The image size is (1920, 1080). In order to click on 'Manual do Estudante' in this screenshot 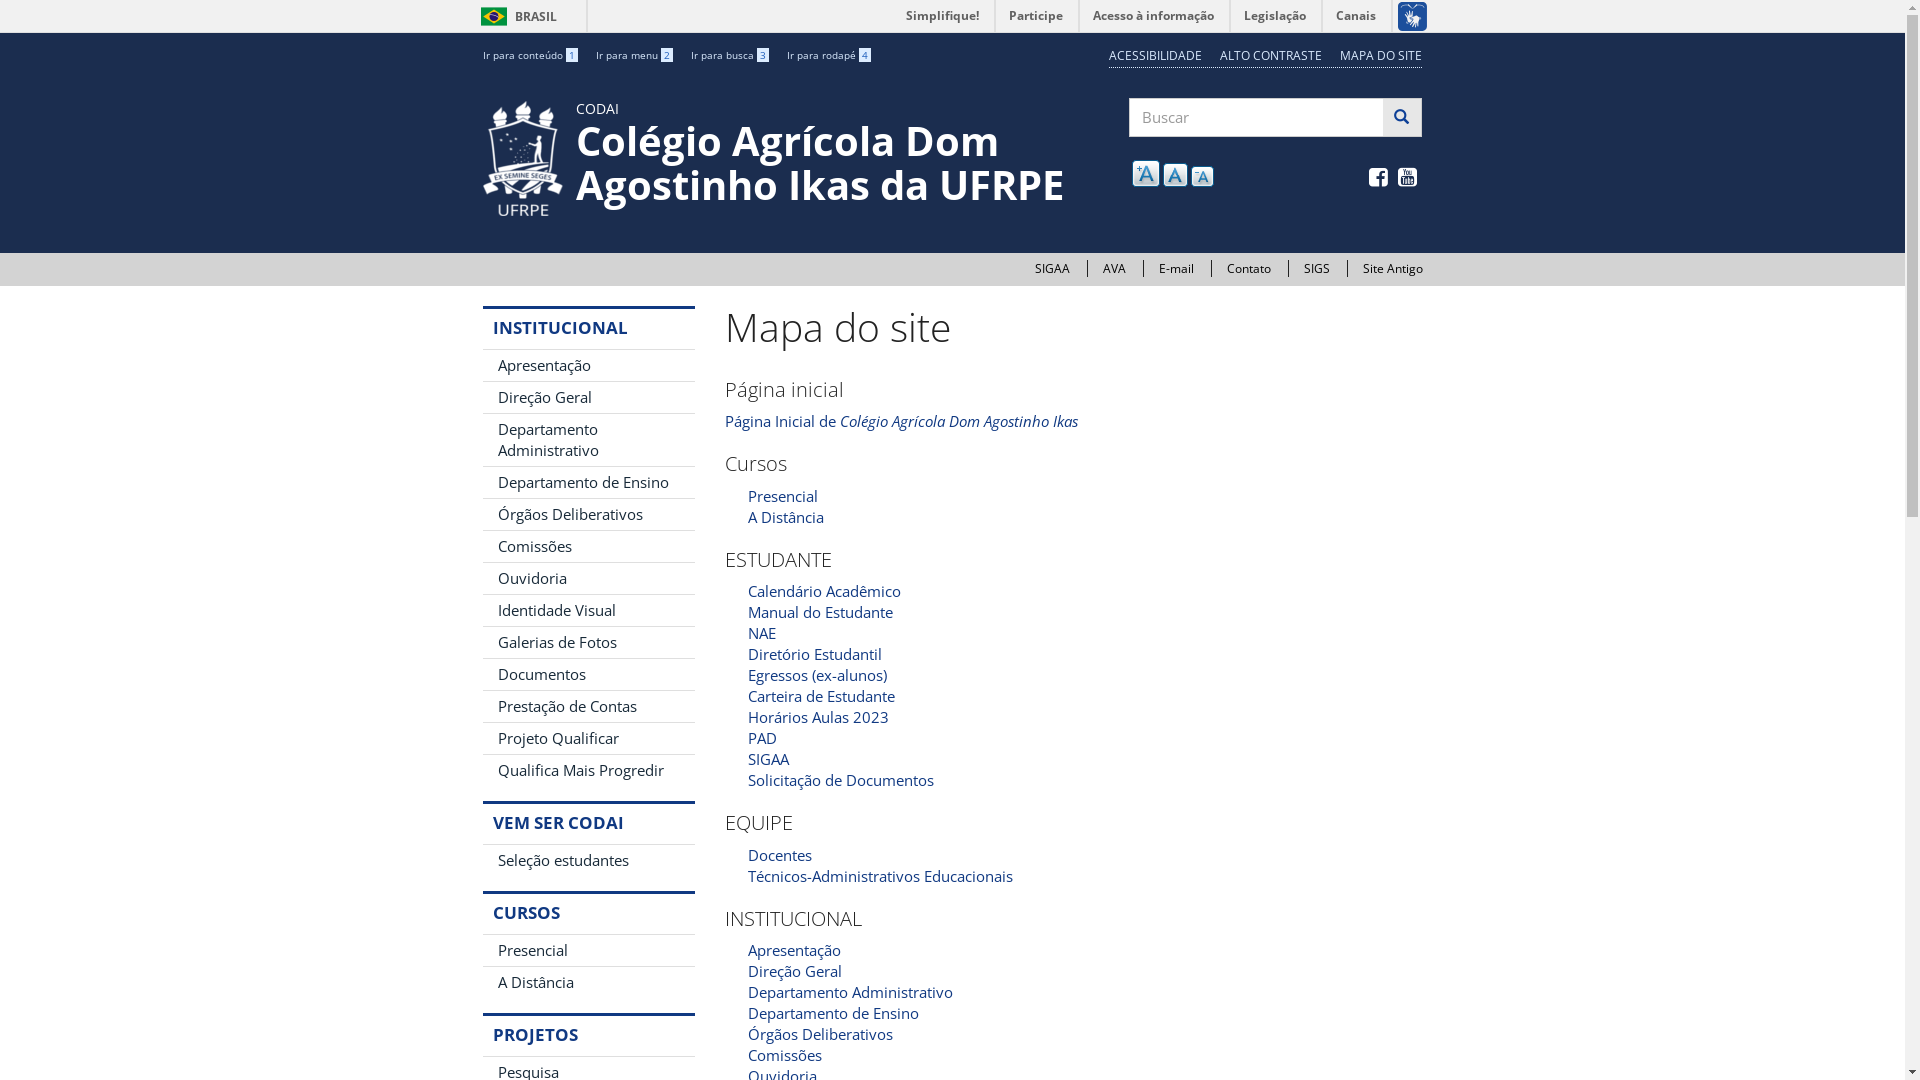, I will do `click(747, 611)`.